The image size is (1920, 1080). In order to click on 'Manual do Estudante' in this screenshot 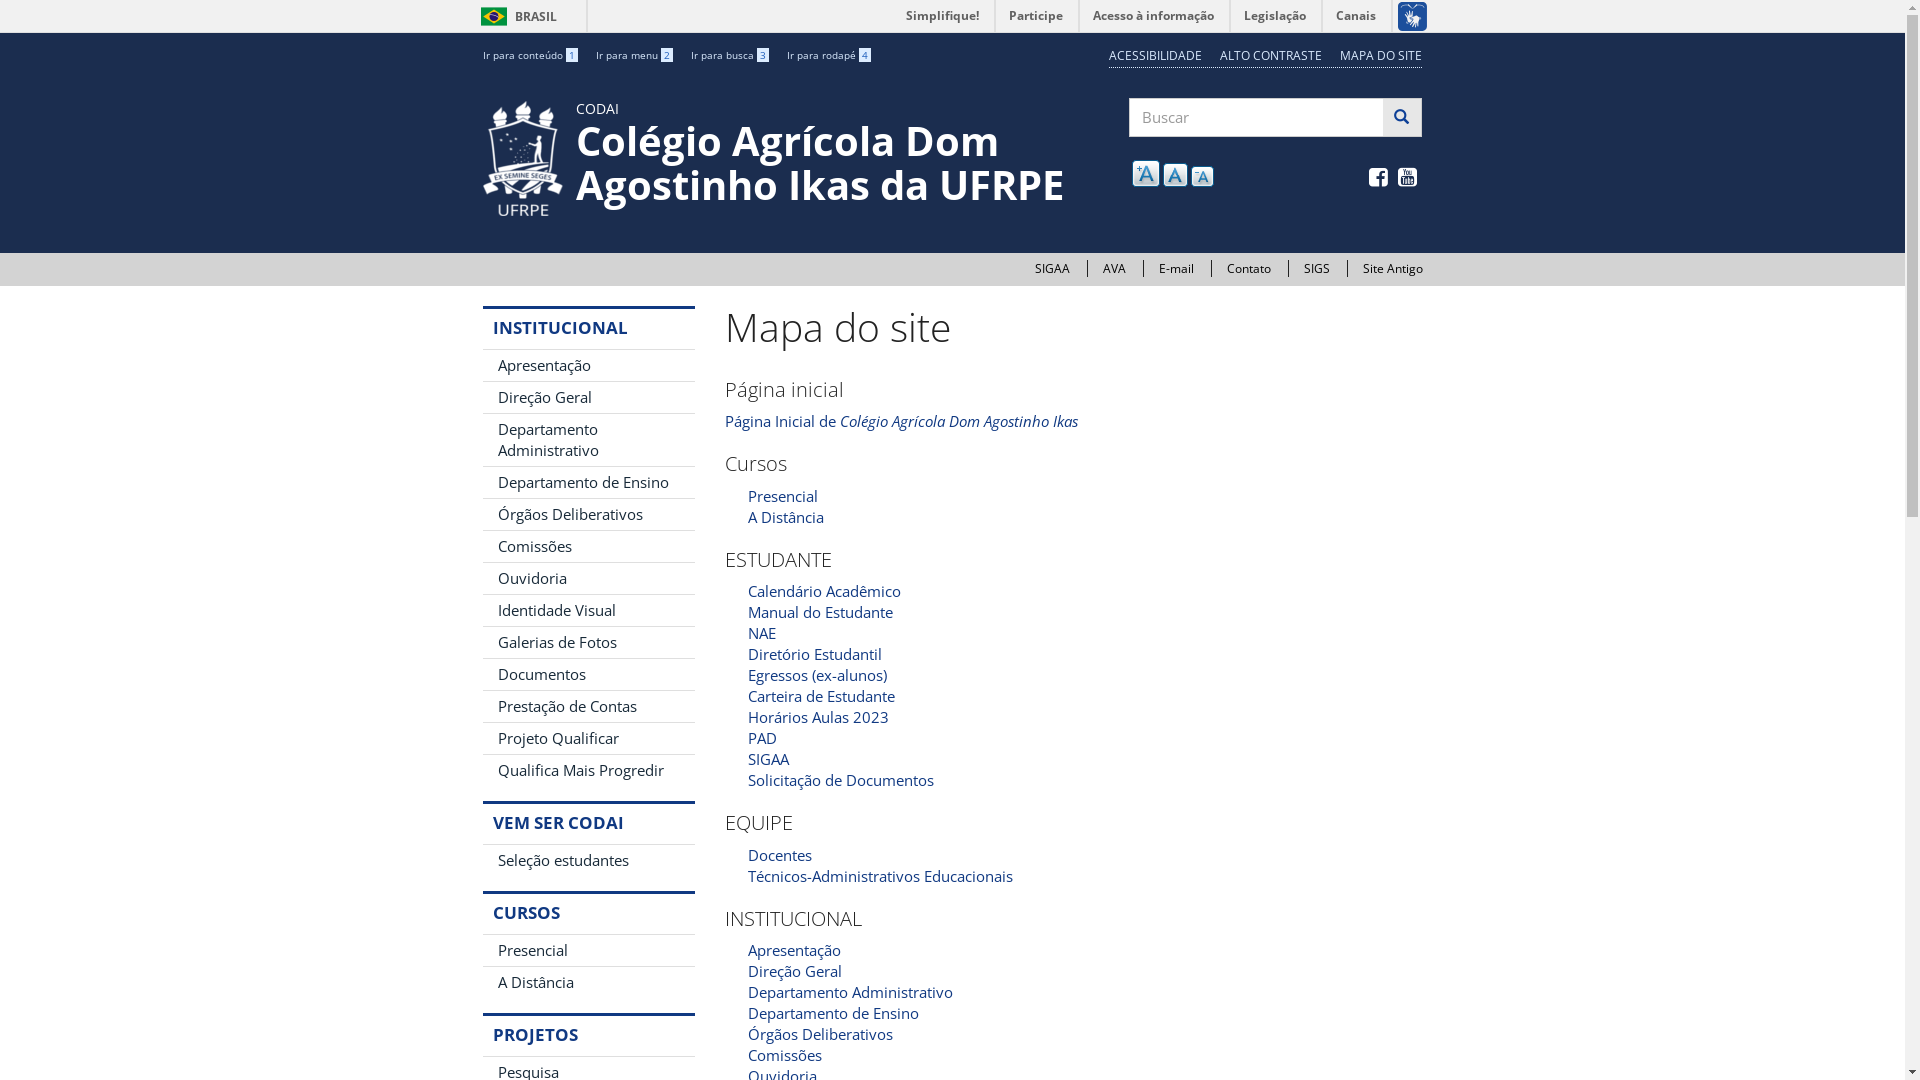, I will do `click(747, 611)`.